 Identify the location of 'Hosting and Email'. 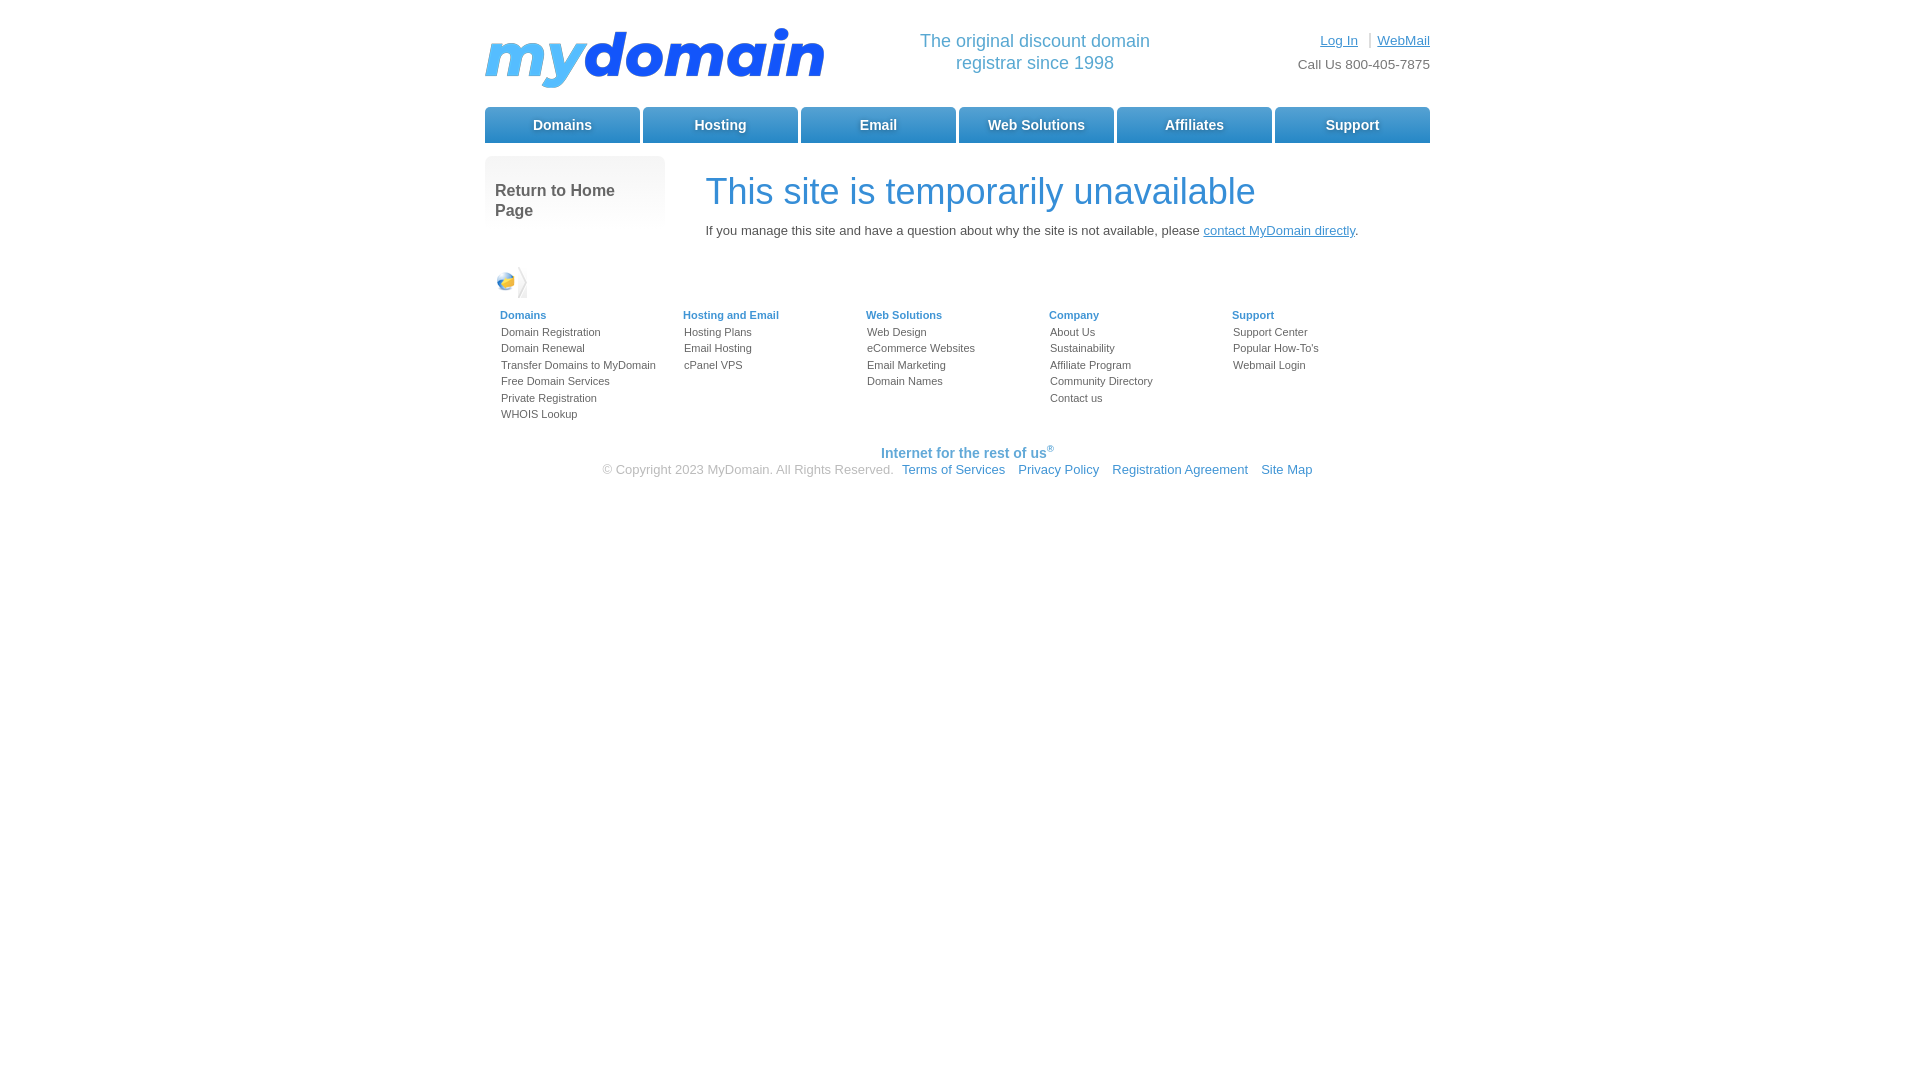
(729, 315).